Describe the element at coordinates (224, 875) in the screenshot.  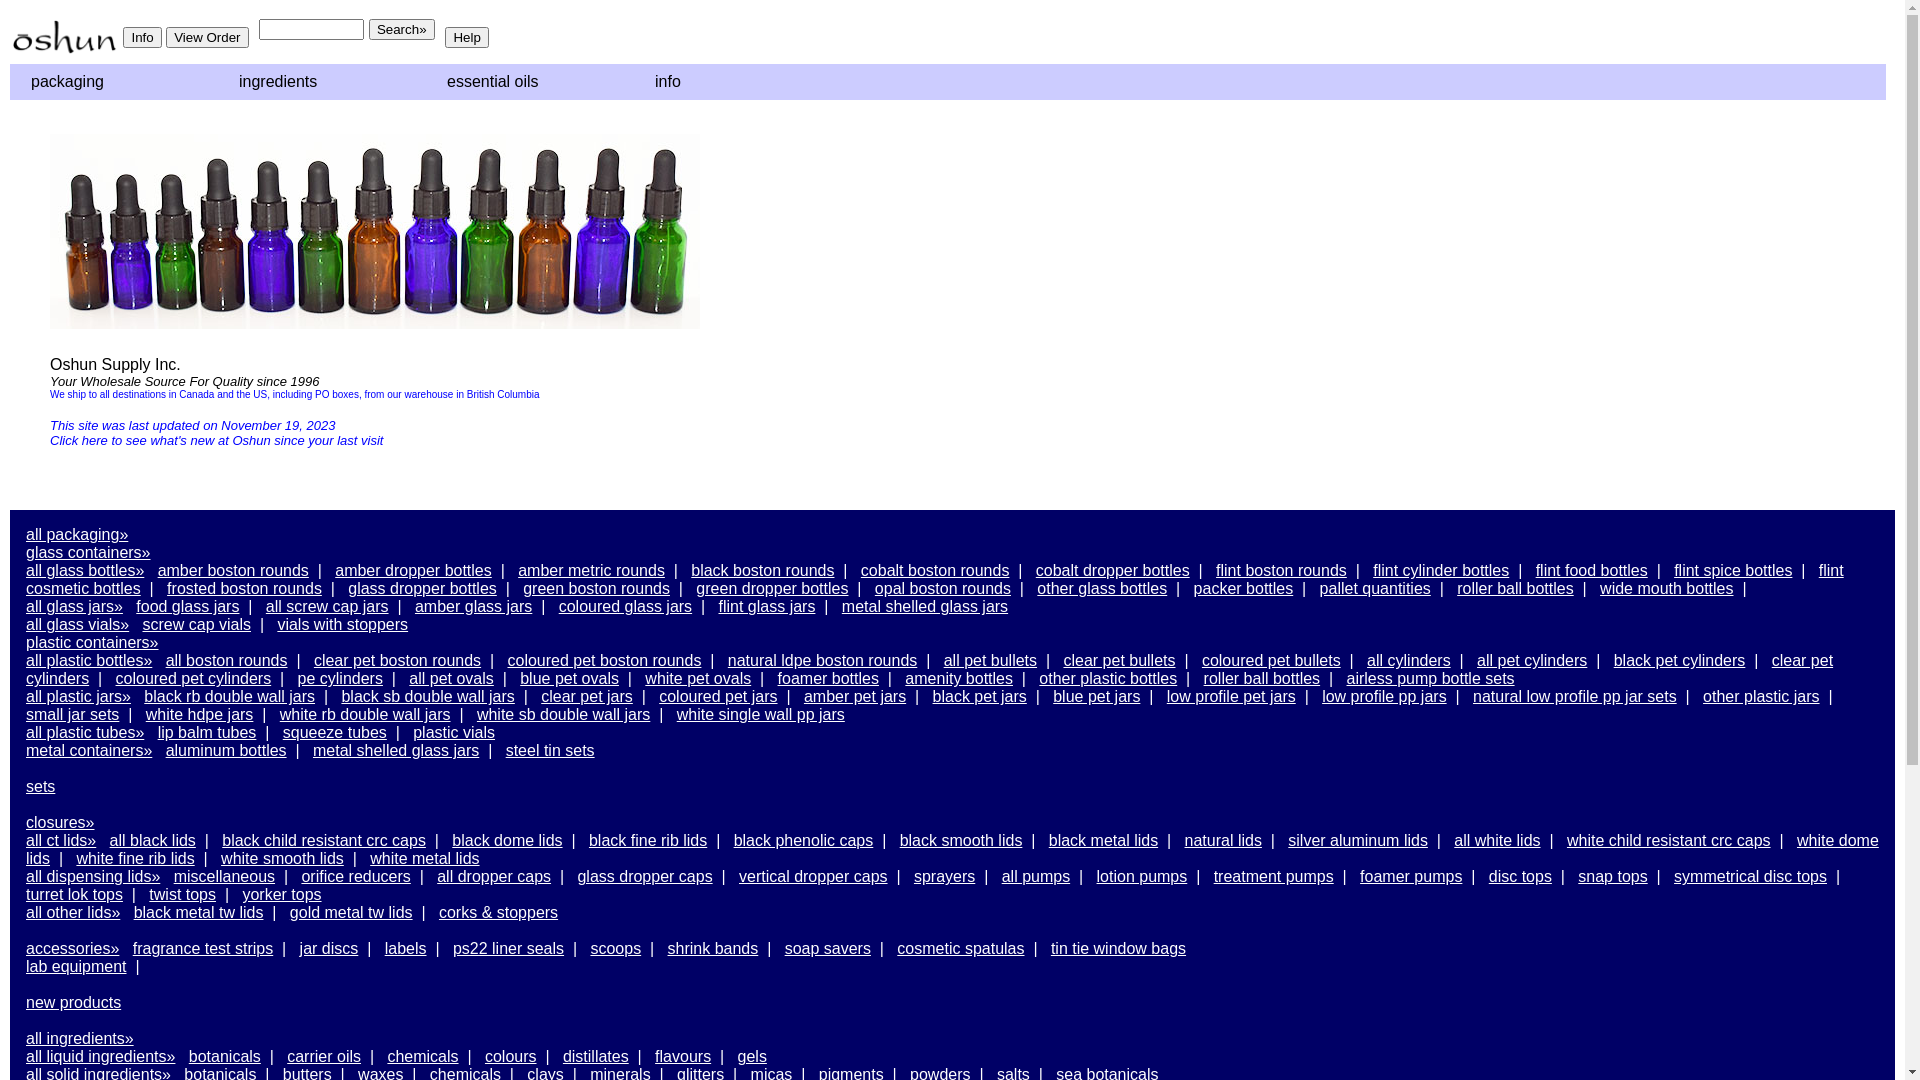
I see `'miscellaneous'` at that location.